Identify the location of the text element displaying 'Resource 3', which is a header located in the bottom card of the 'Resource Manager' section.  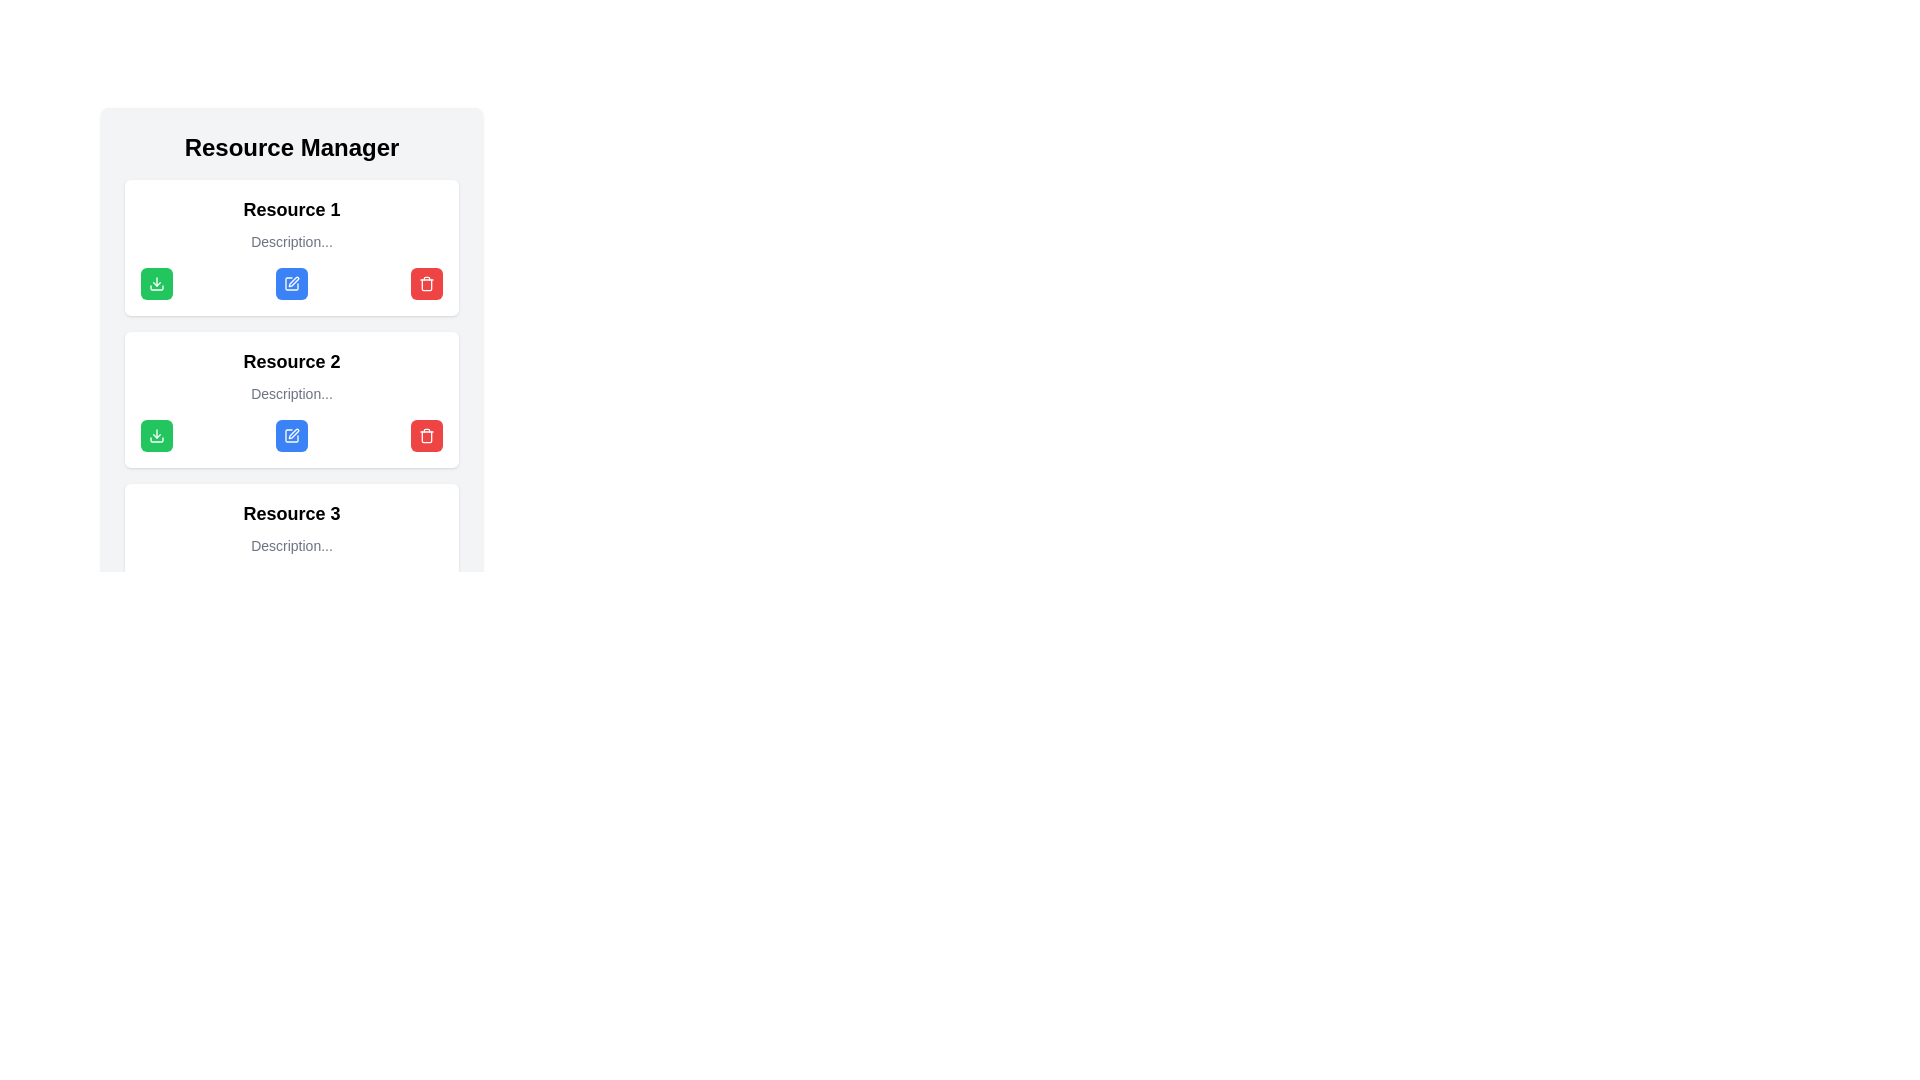
(291, 512).